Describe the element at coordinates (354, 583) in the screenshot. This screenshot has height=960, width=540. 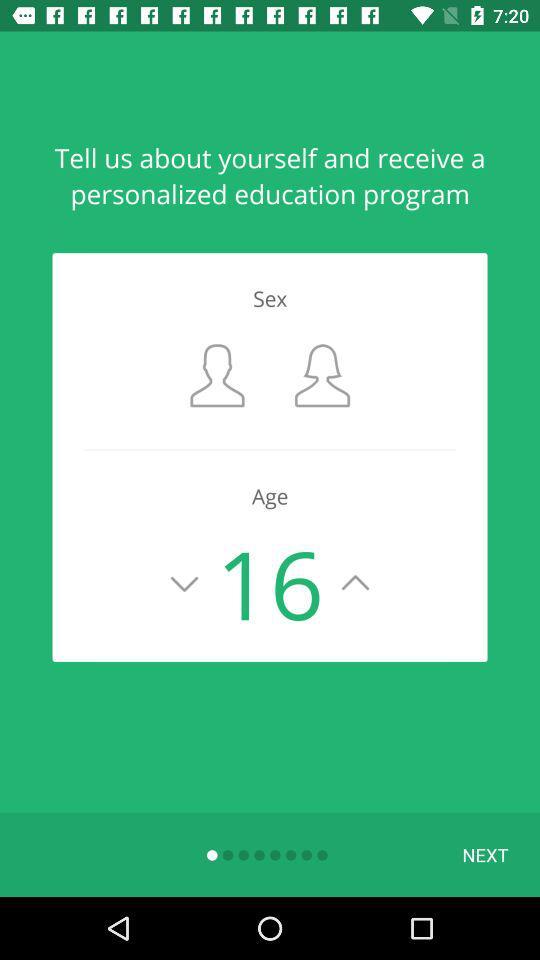
I see `increase age` at that location.